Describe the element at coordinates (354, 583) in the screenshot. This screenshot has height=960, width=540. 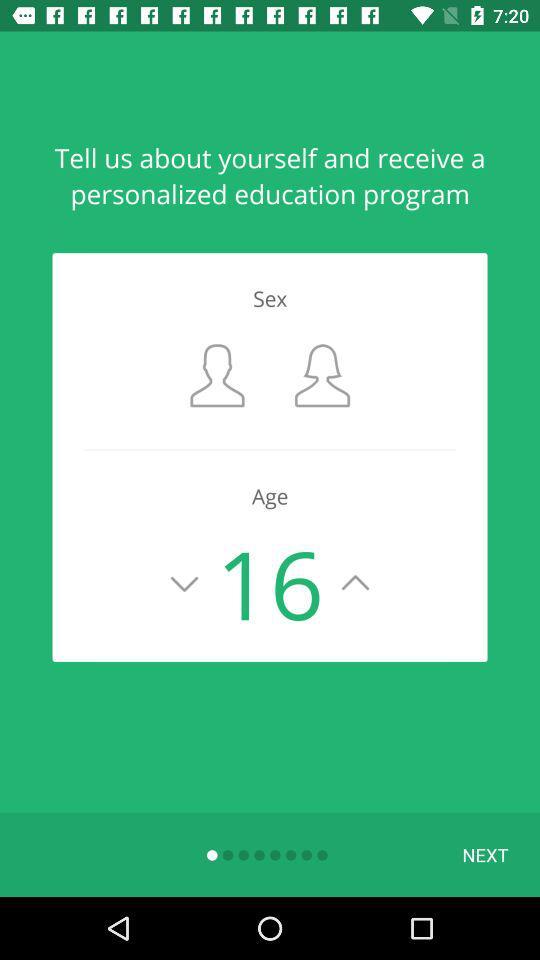
I see `increase age` at that location.